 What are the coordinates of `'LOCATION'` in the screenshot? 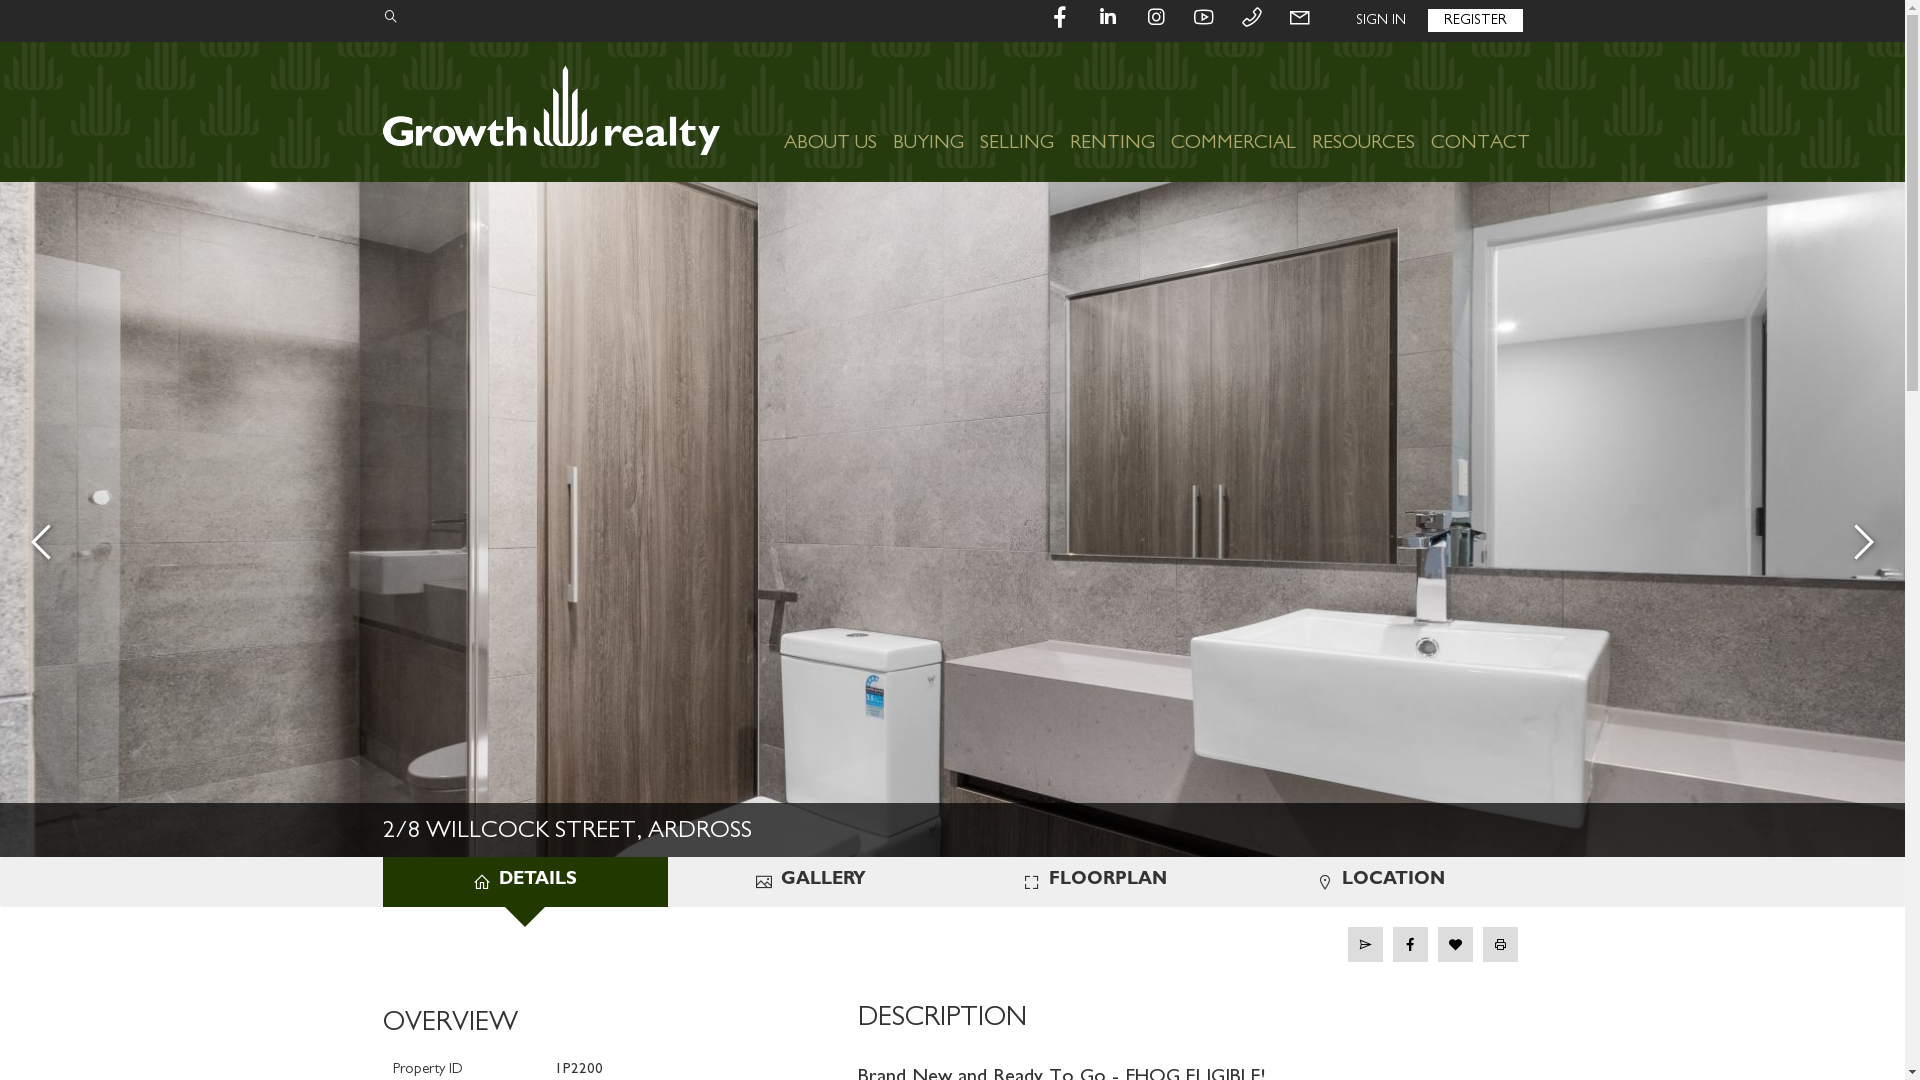 It's located at (1379, 881).